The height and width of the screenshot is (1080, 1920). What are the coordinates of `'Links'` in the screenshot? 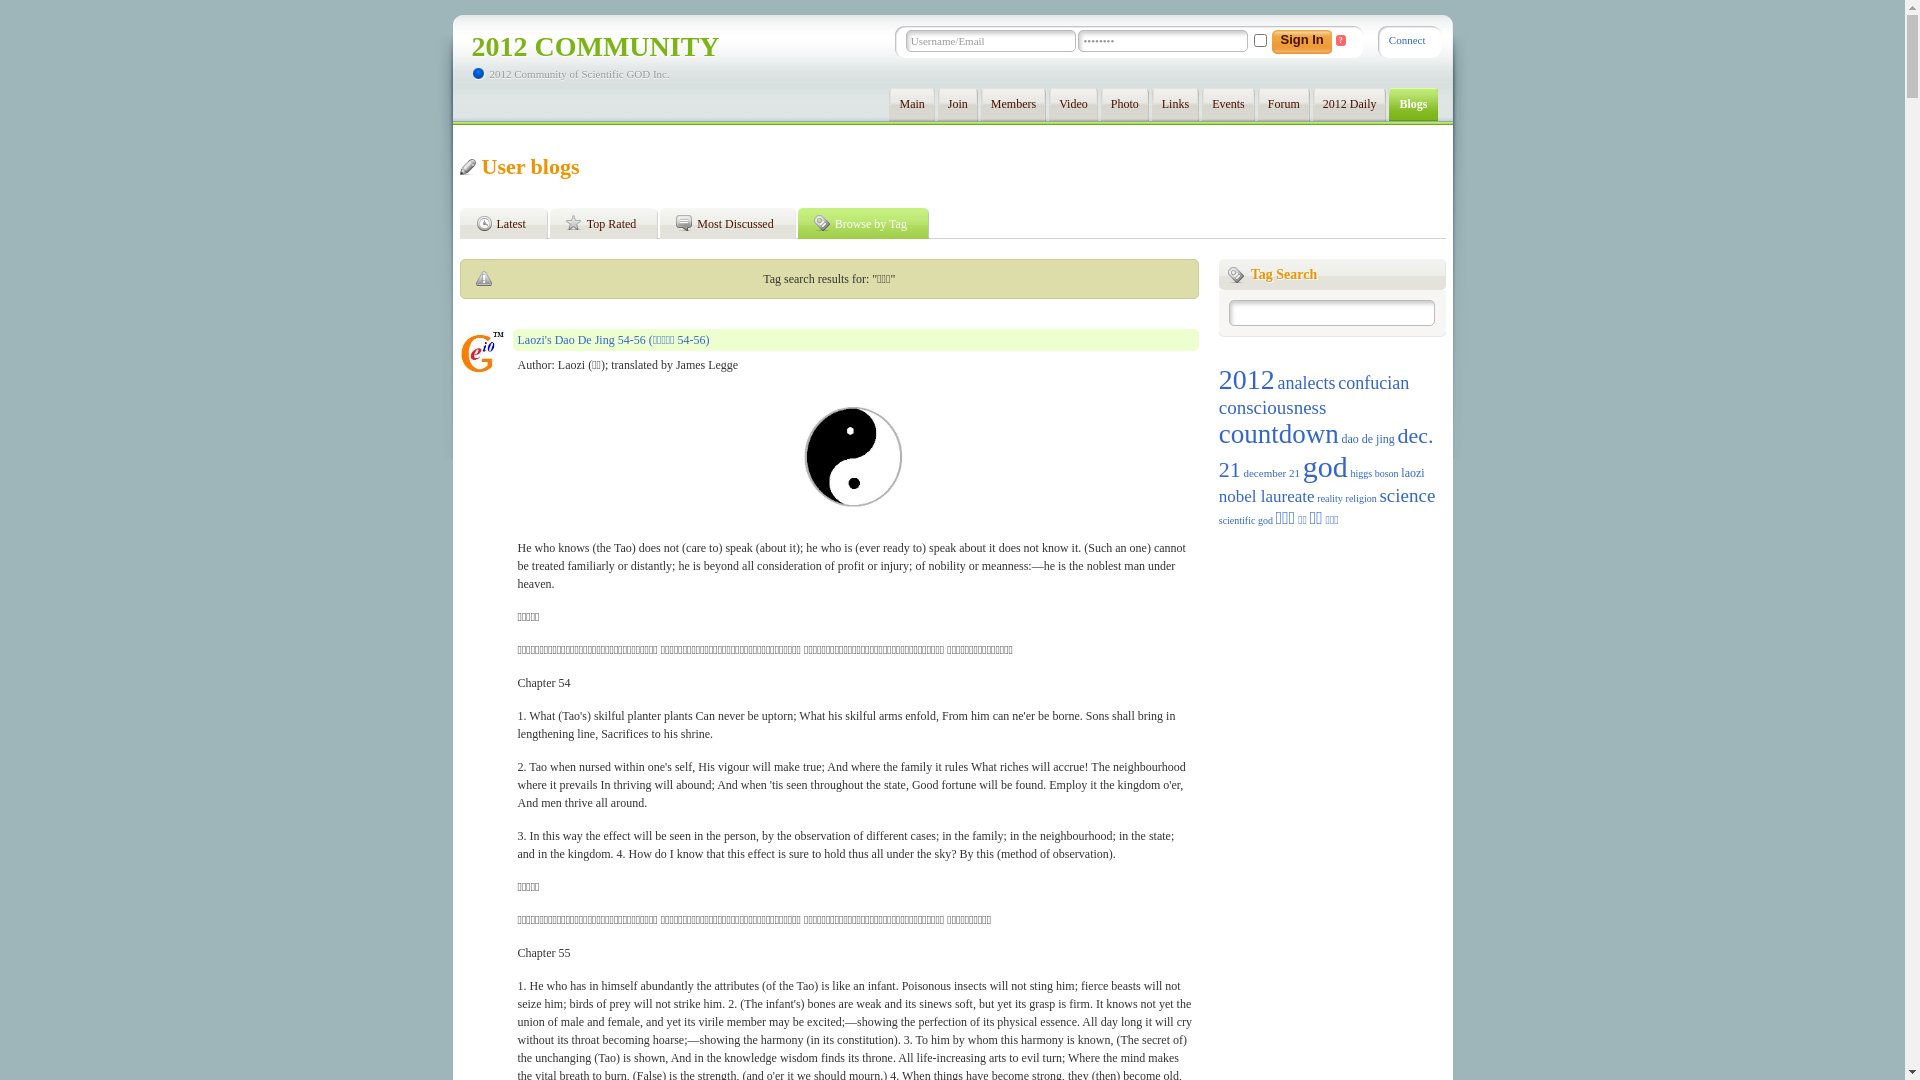 It's located at (1152, 104).